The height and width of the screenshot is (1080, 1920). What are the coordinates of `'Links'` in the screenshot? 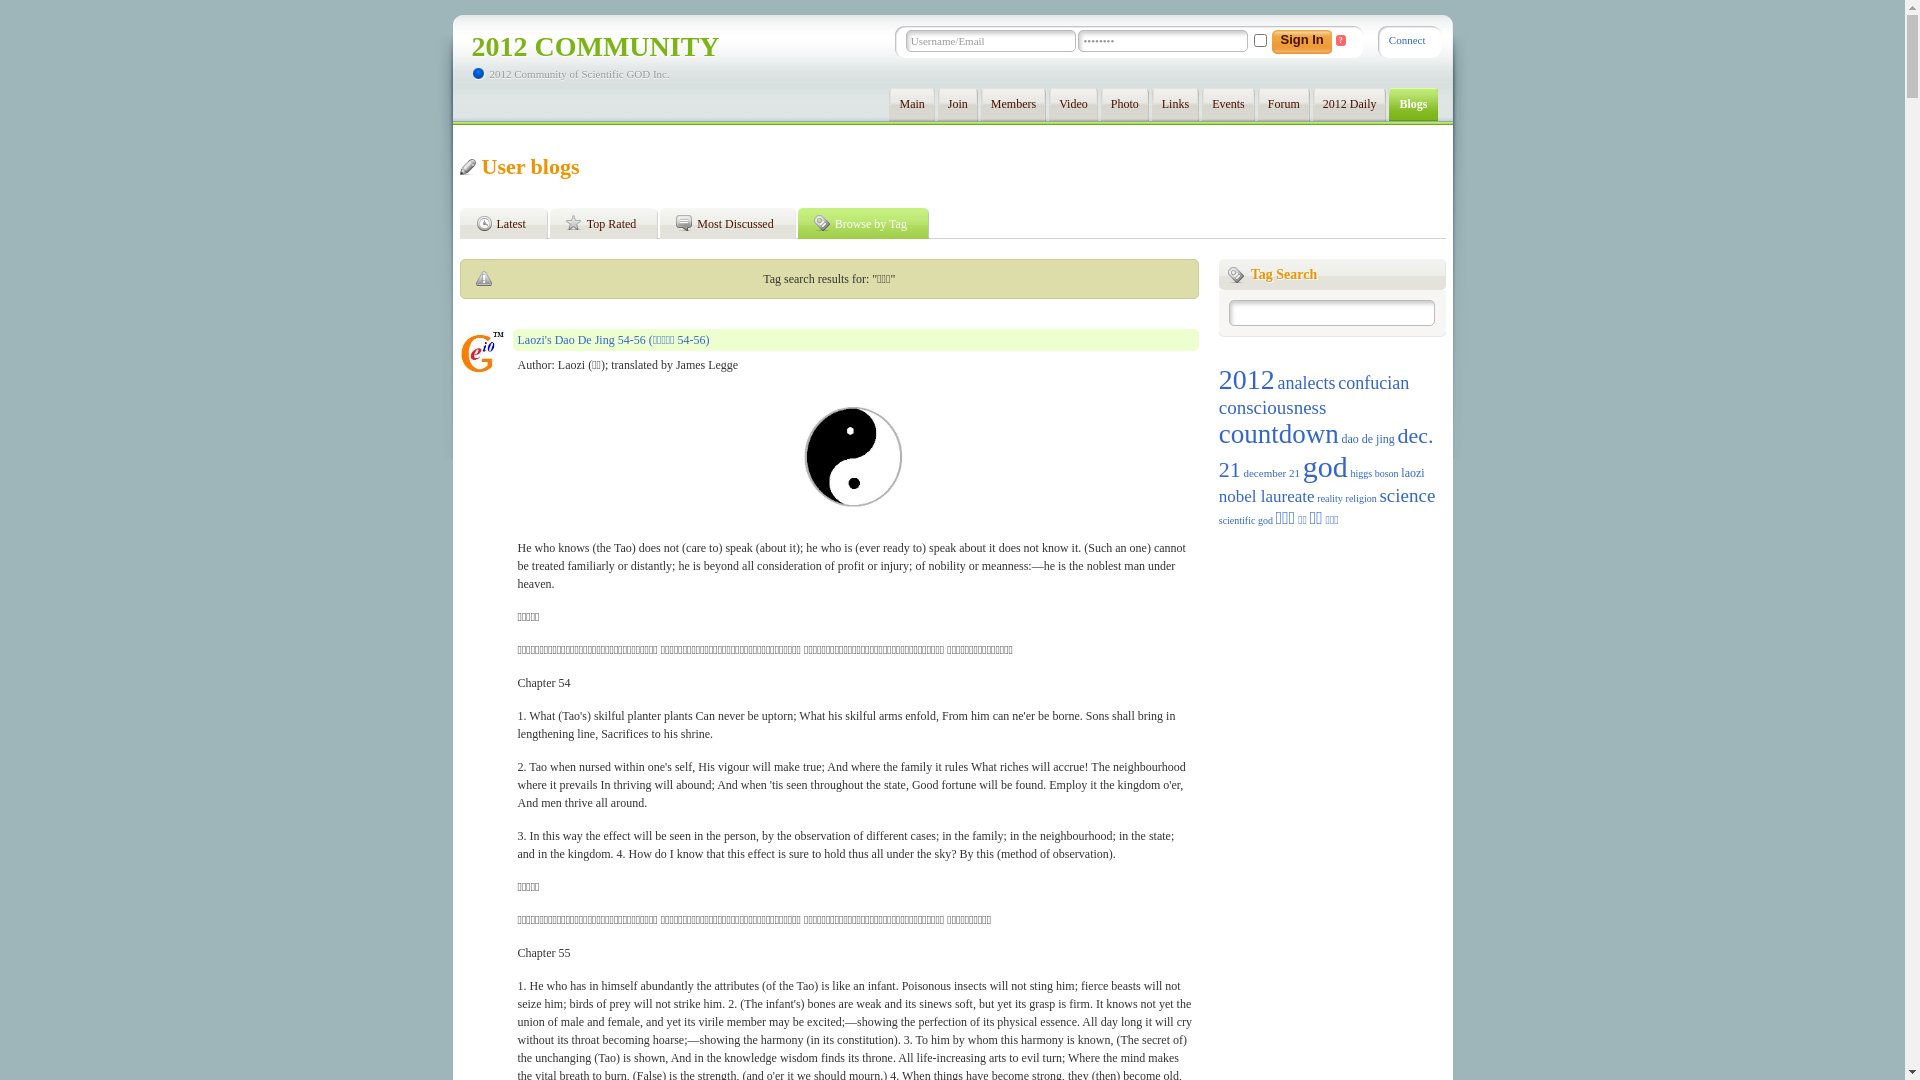 It's located at (1152, 104).